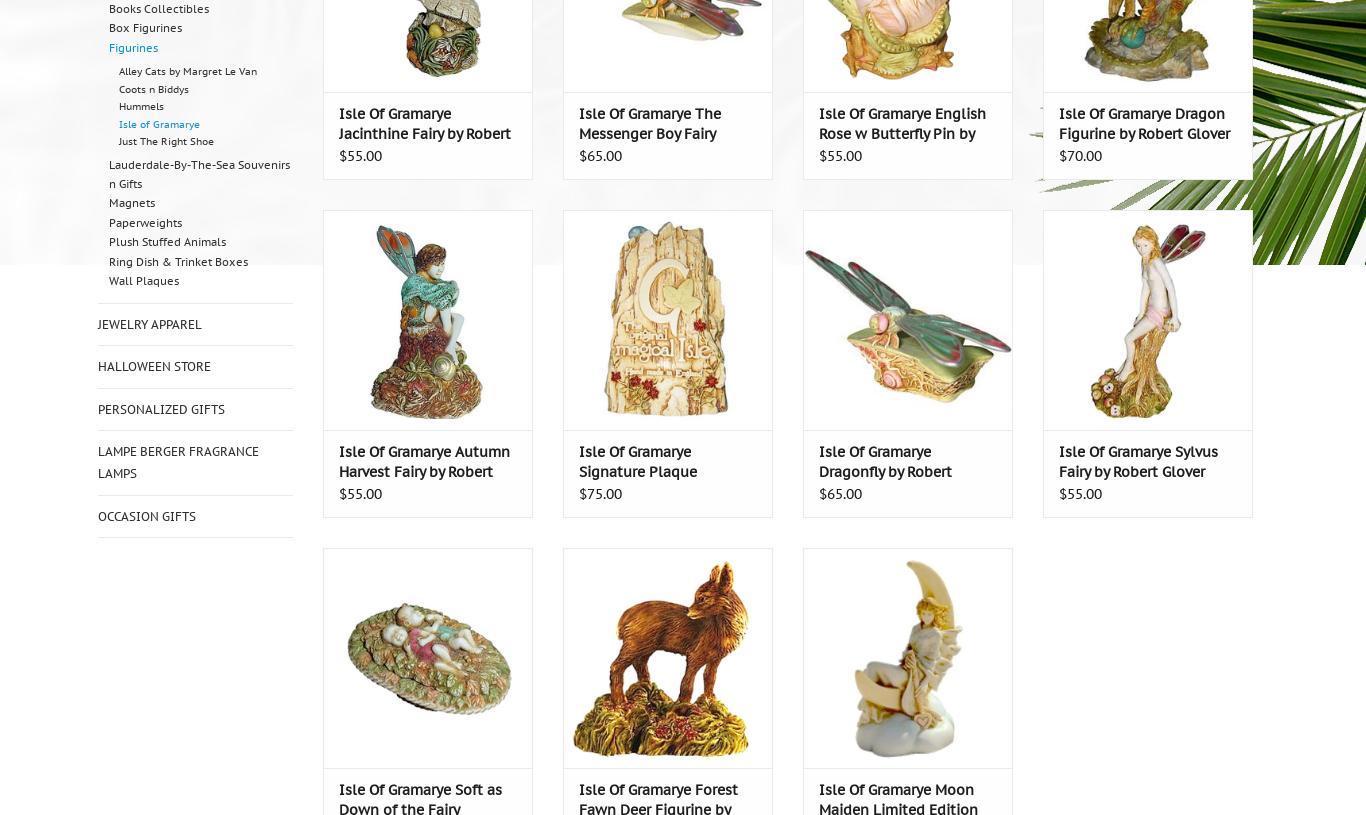  Describe the element at coordinates (648, 132) in the screenshot. I see `'Isle Of Gramarye The Messenger Boy Fairy Riding Dragonfly'` at that location.